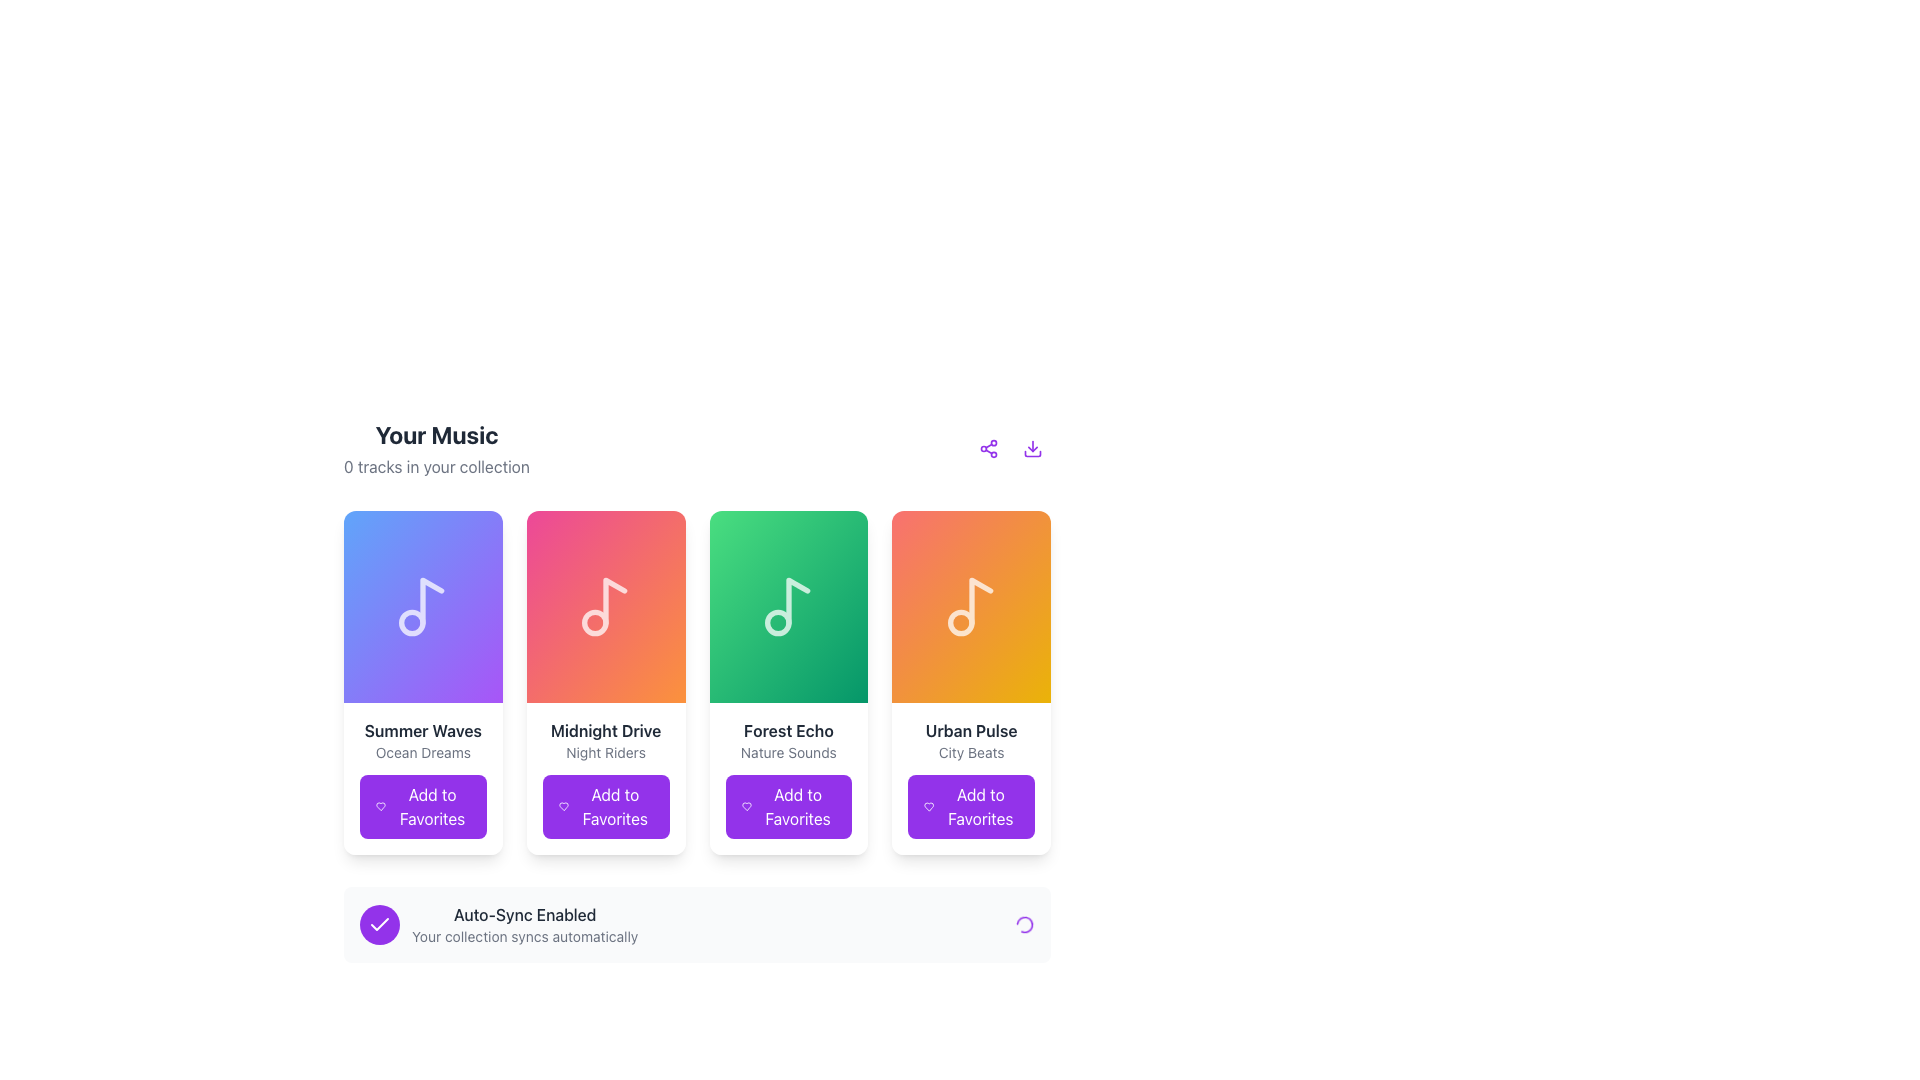  Describe the element at coordinates (525, 914) in the screenshot. I see `the static text label displaying 'Auto-Sync Enabled', which is styled in dark gray and located above the text 'Your collection syncs automatically'` at that location.